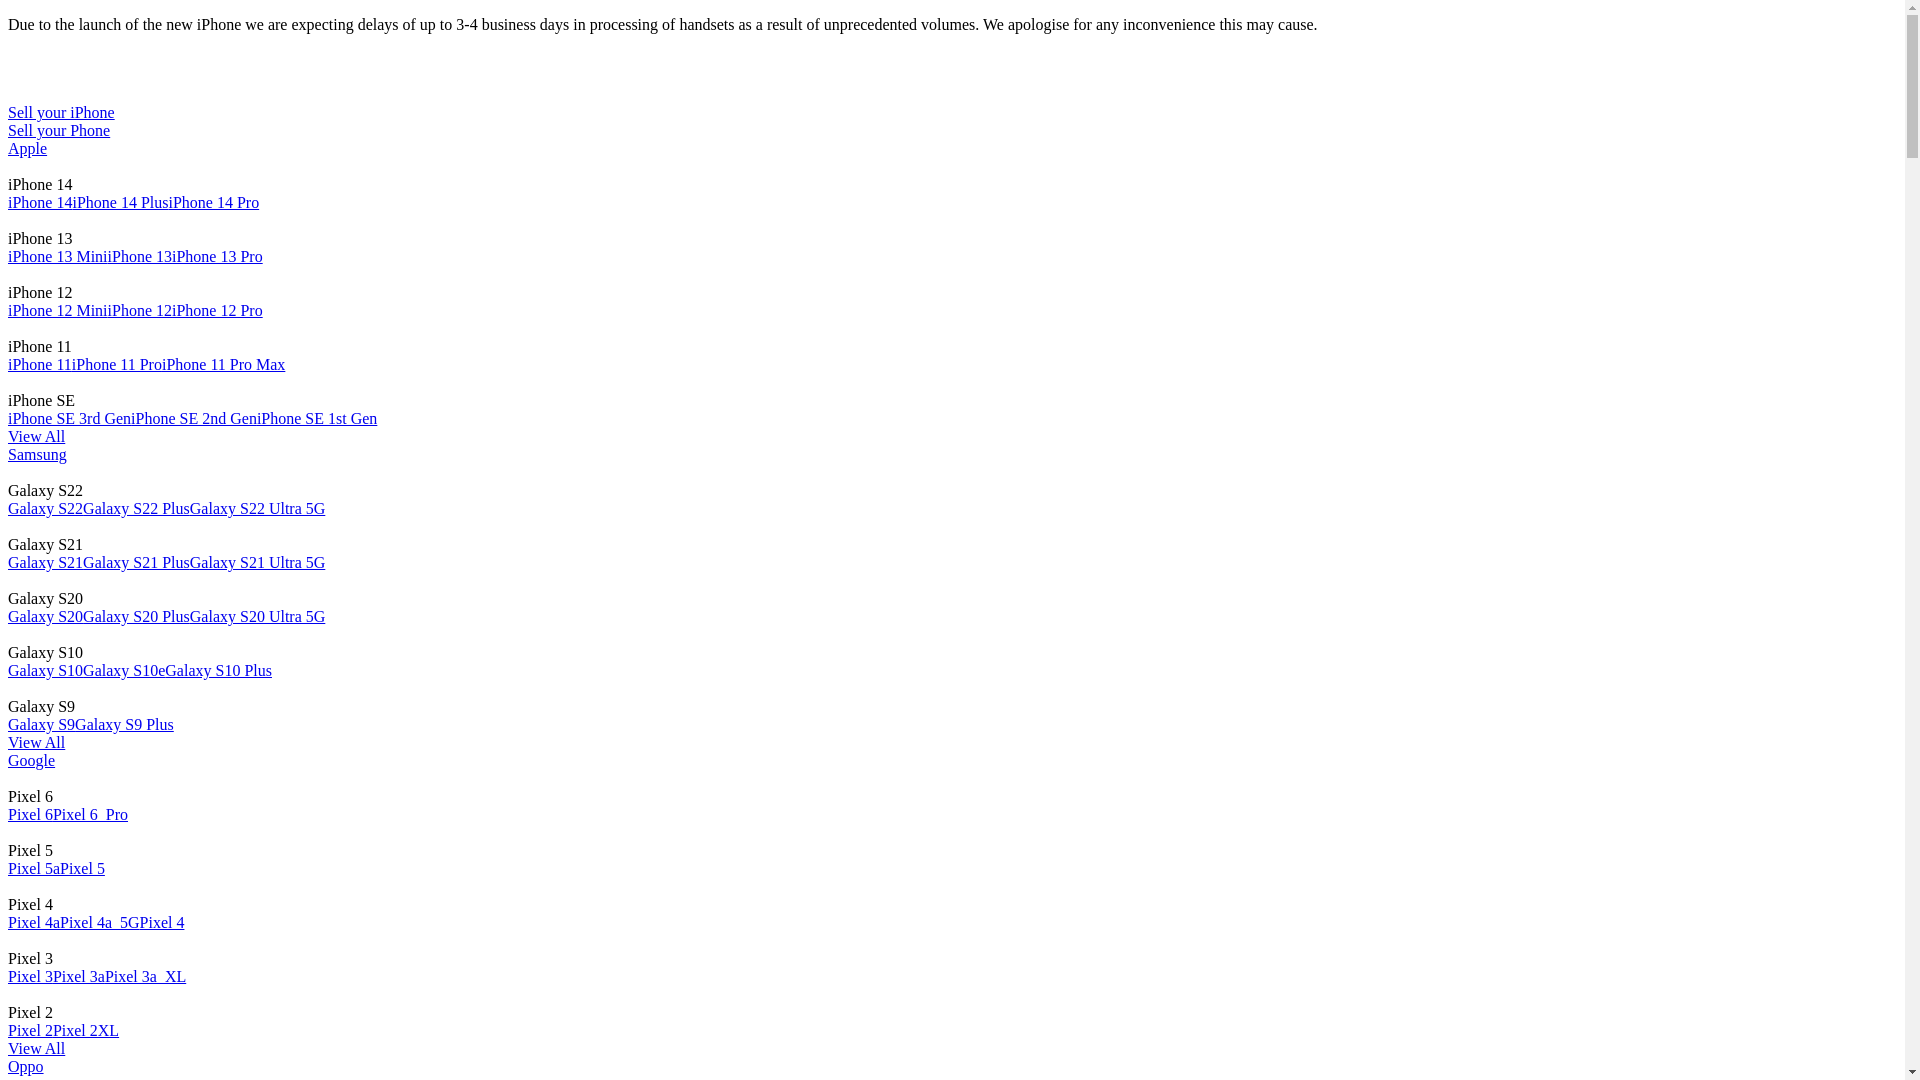 Image resolution: width=1920 pixels, height=1080 pixels. I want to click on 'Galaxy S10', so click(45, 670).